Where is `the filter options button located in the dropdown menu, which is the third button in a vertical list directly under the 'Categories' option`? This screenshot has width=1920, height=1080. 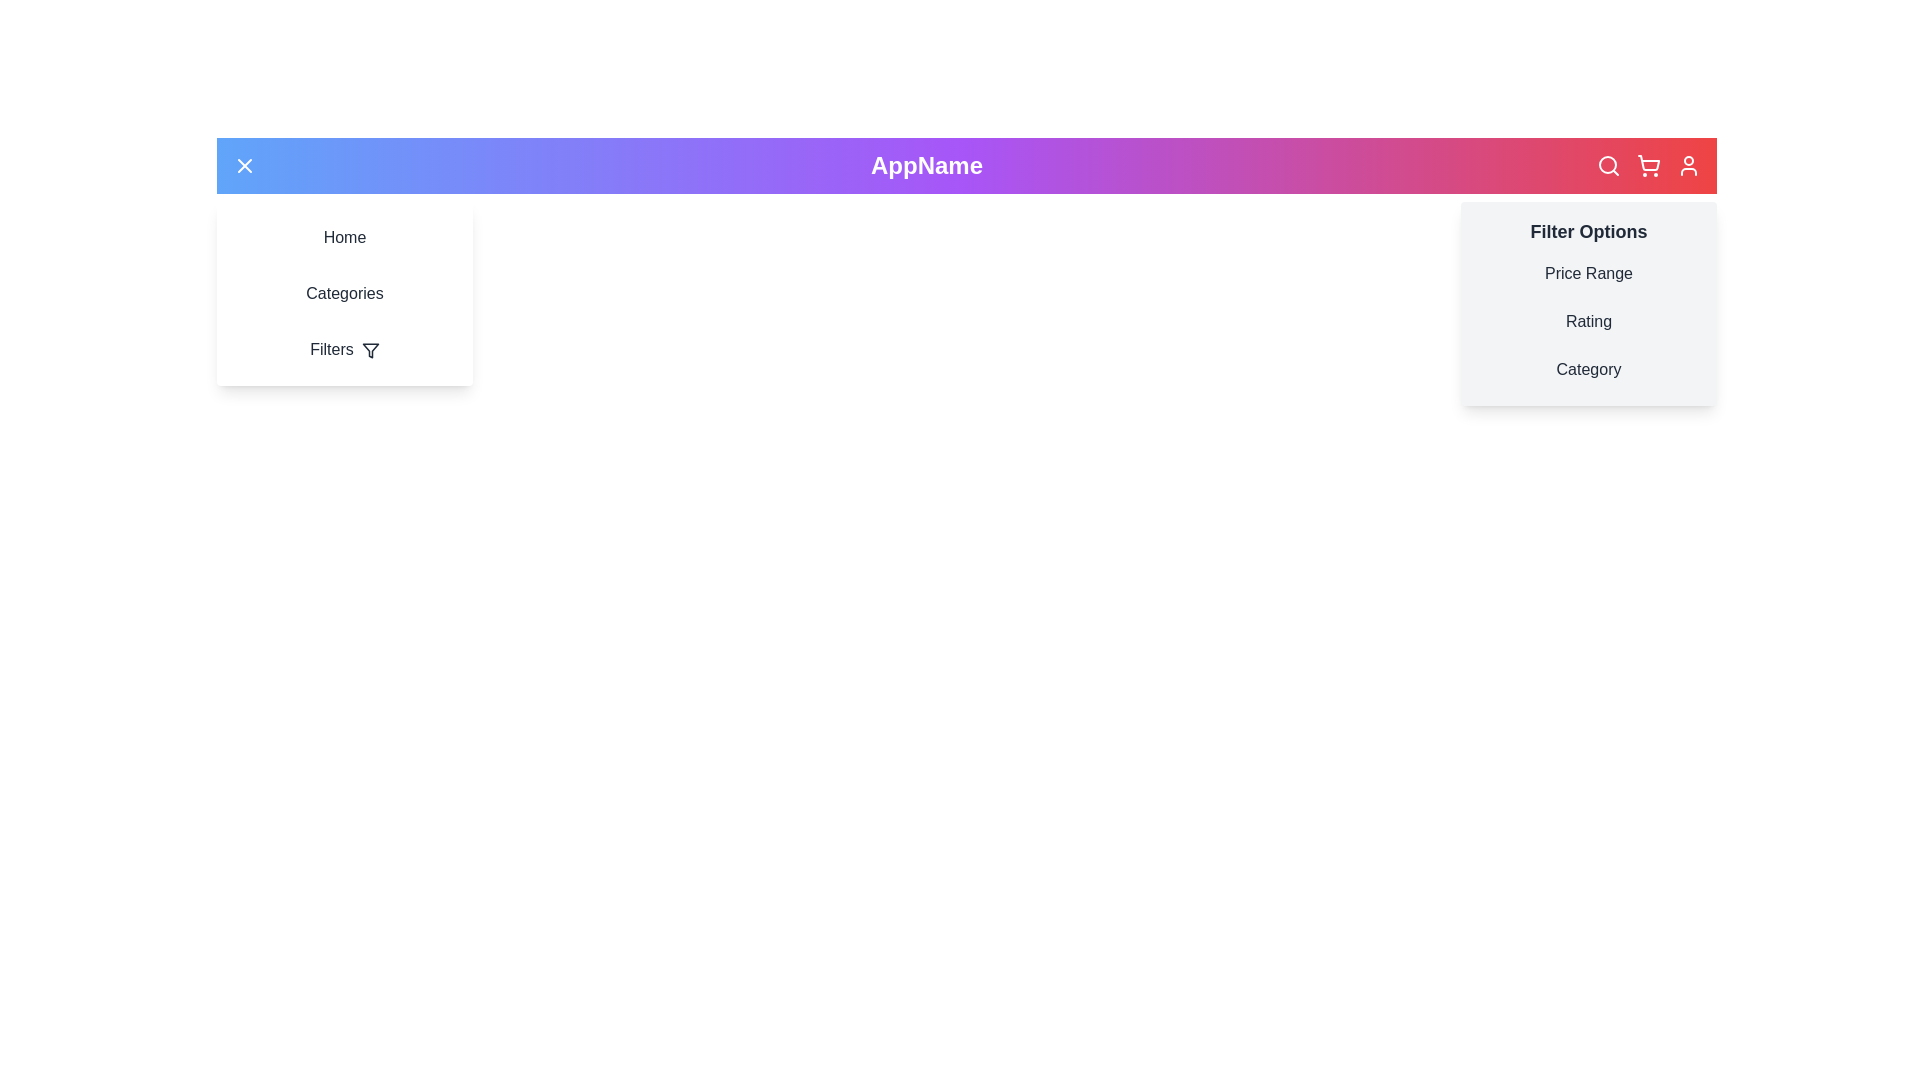
the filter options button located in the dropdown menu, which is the third button in a vertical list directly under the 'Categories' option is located at coordinates (345, 349).